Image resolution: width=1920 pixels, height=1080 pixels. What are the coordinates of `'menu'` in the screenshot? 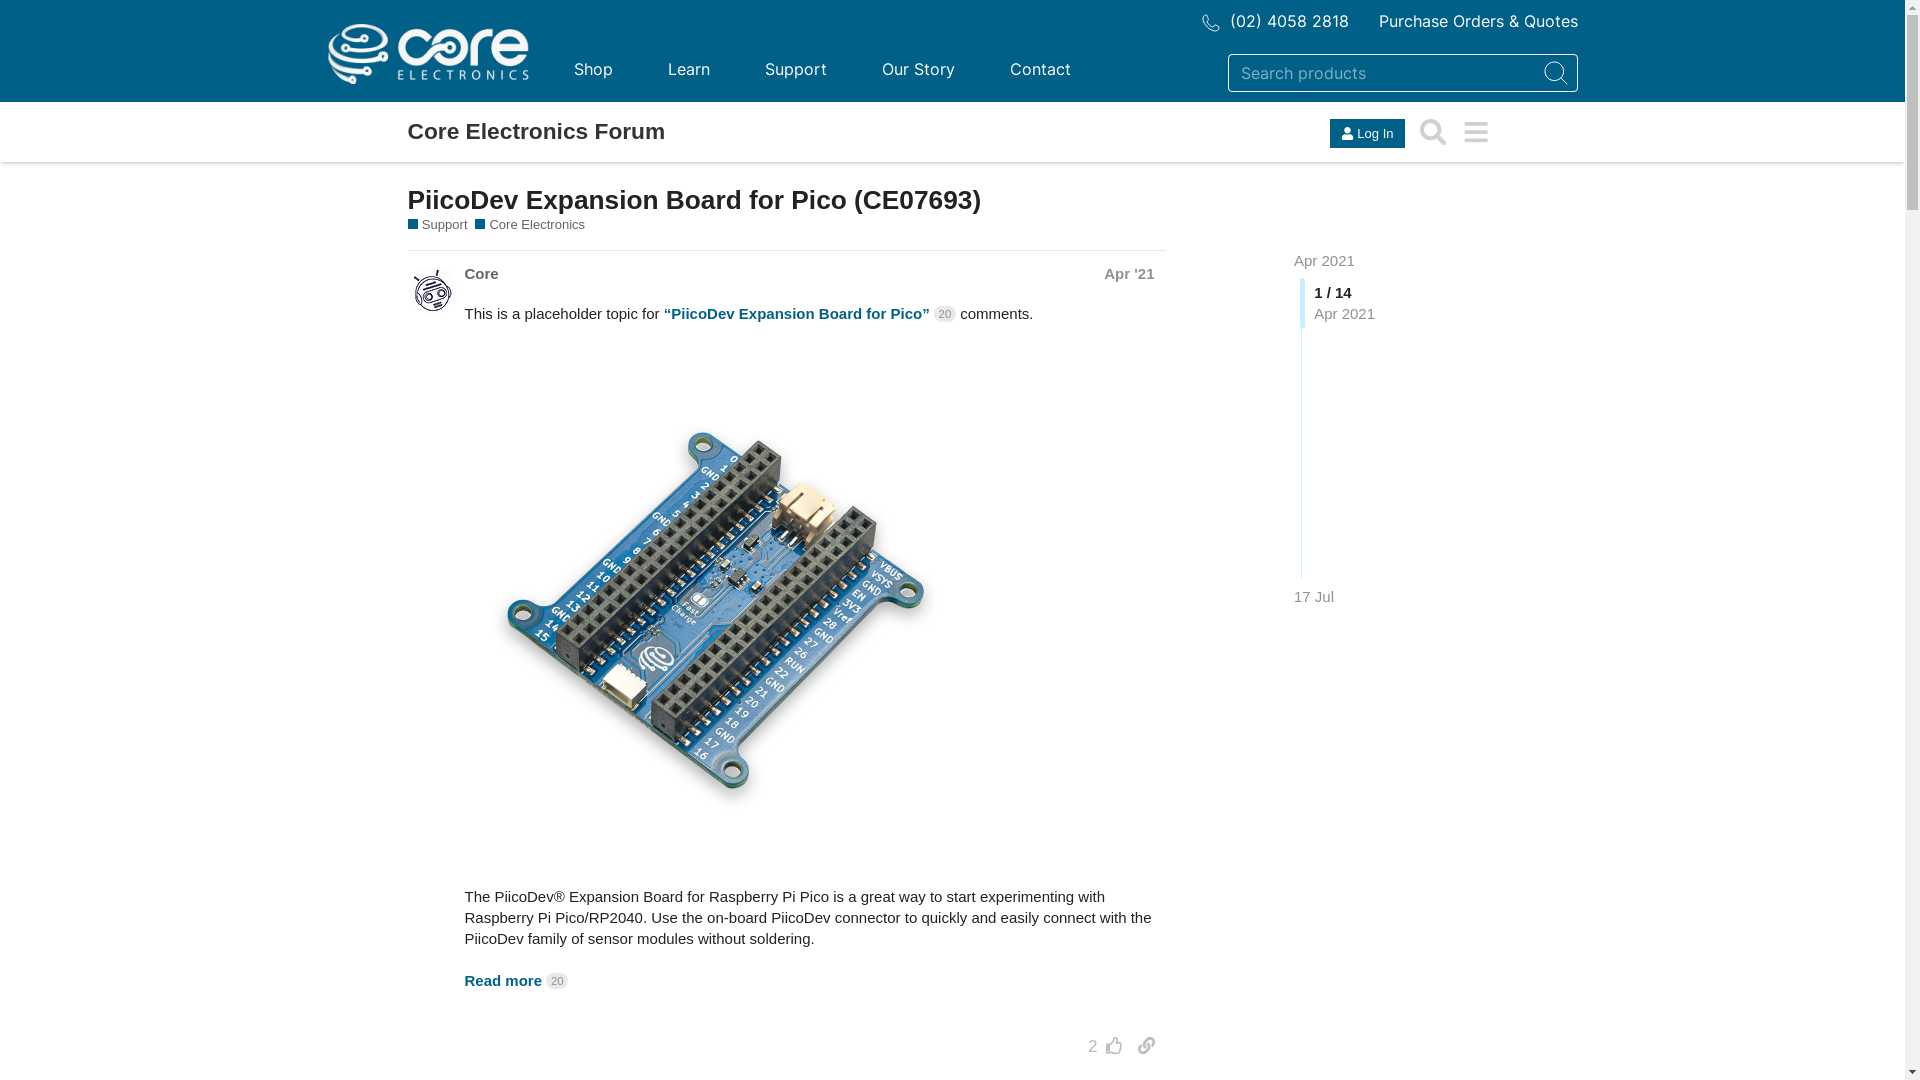 It's located at (1454, 132).